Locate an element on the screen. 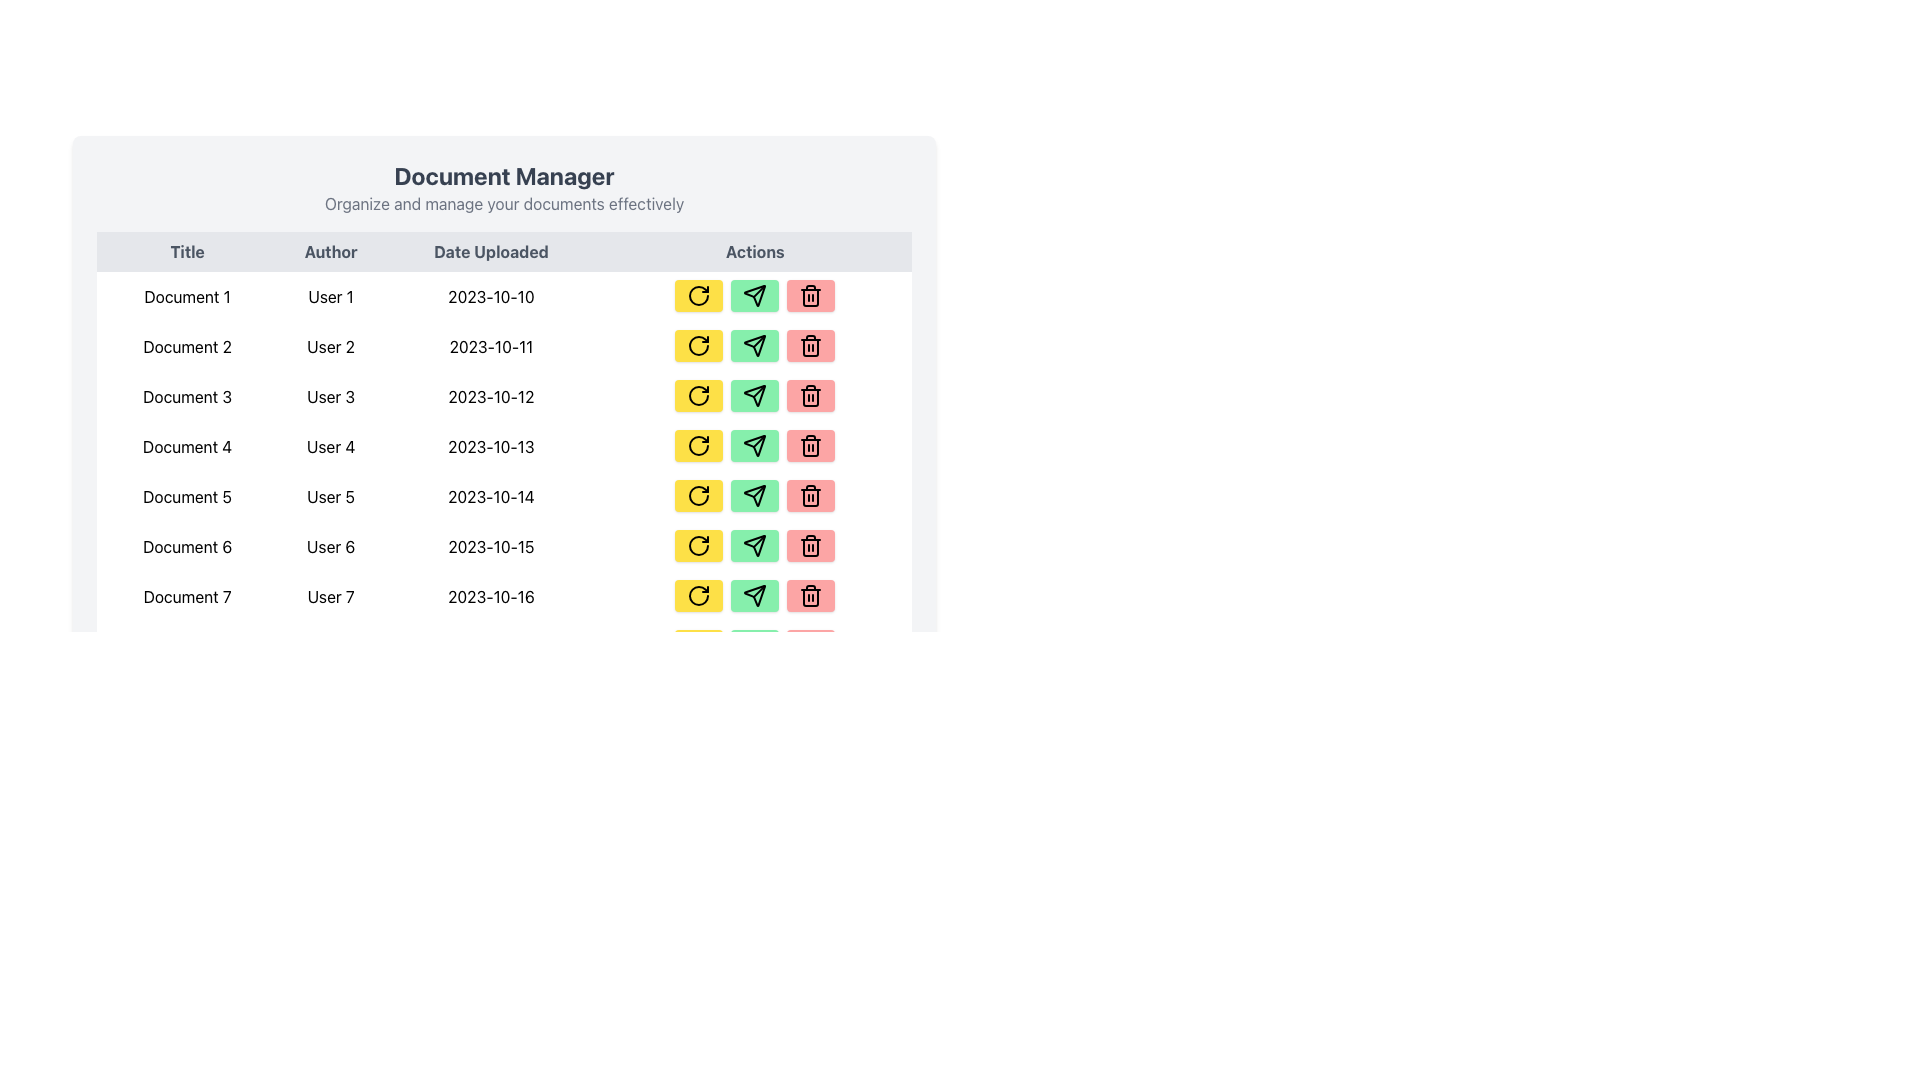 The width and height of the screenshot is (1920, 1080). the 'Document 1' text label in the 'Title' column of the data table, which is the first row entry and displays black text on a white background is located at coordinates (187, 297).